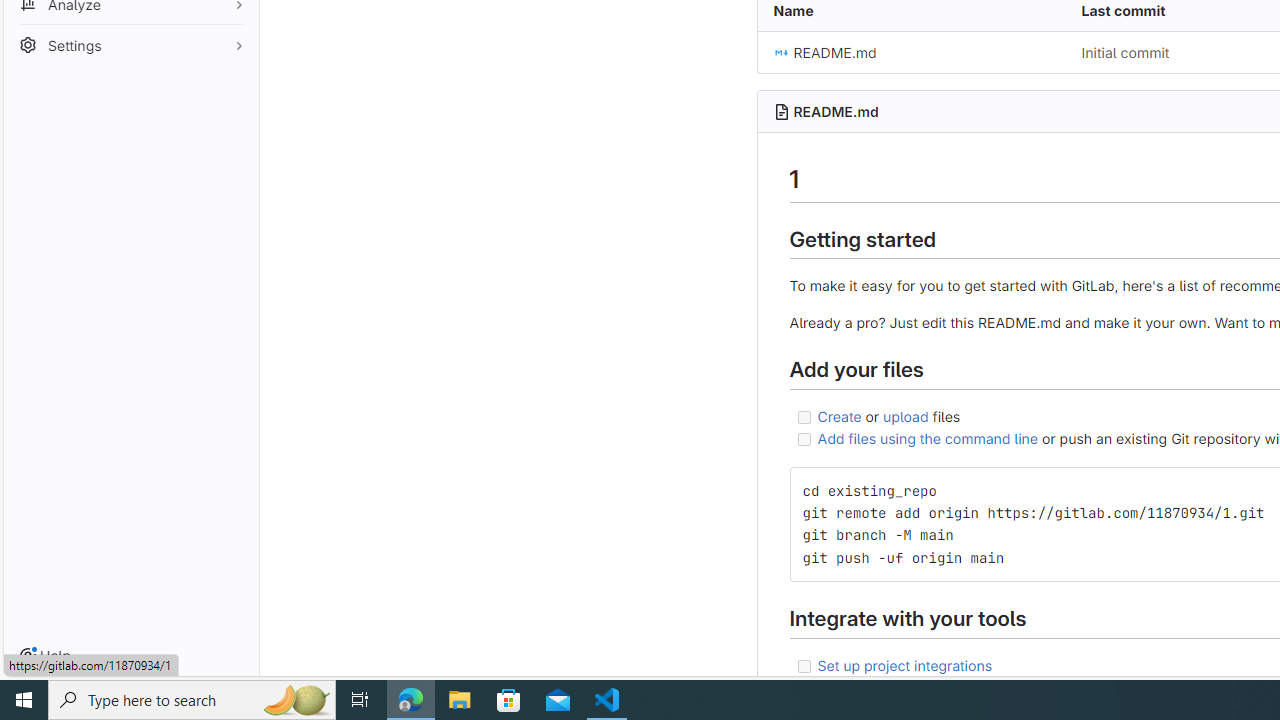 Image resolution: width=1280 pixels, height=720 pixels. I want to click on 'Create', so click(839, 414).